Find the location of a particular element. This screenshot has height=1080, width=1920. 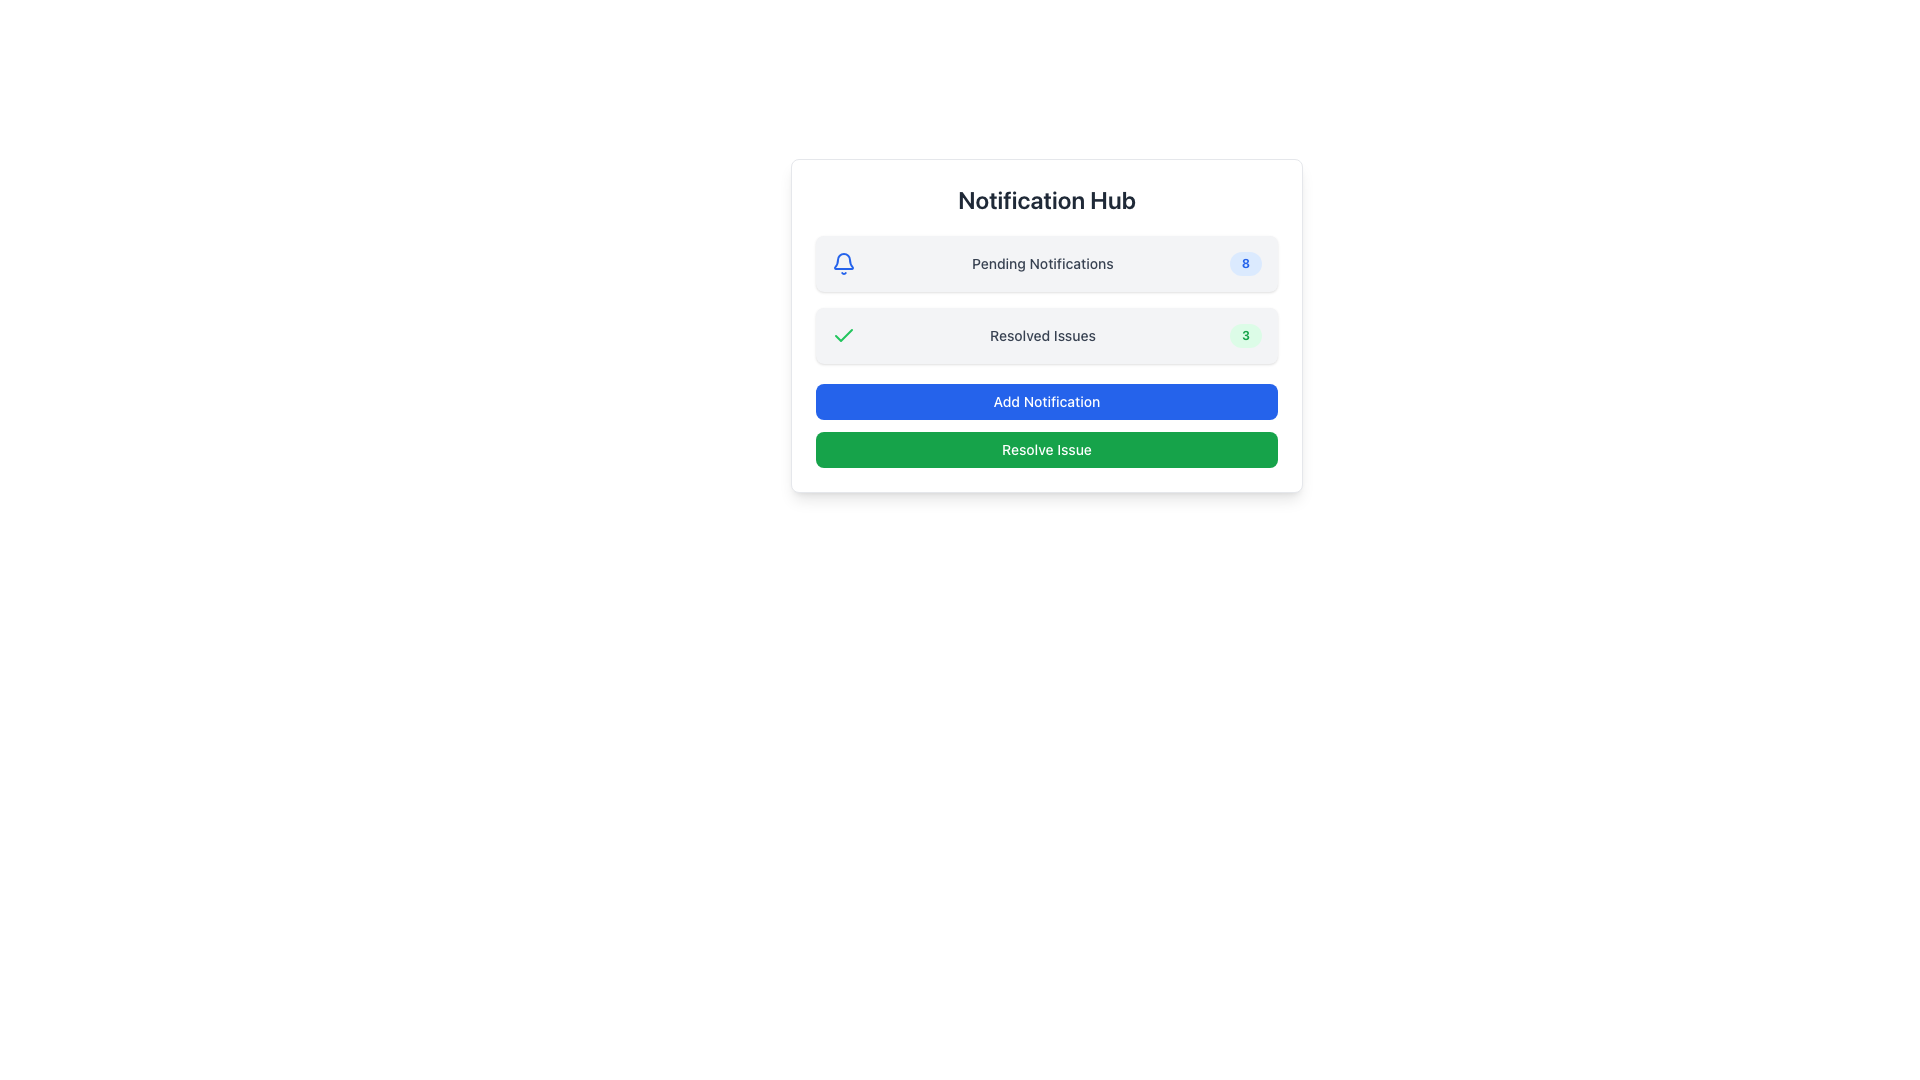

the checkmark icon in the 'Resolved Issues' panel, which visually indicates that an issue has been resolved is located at coordinates (844, 334).